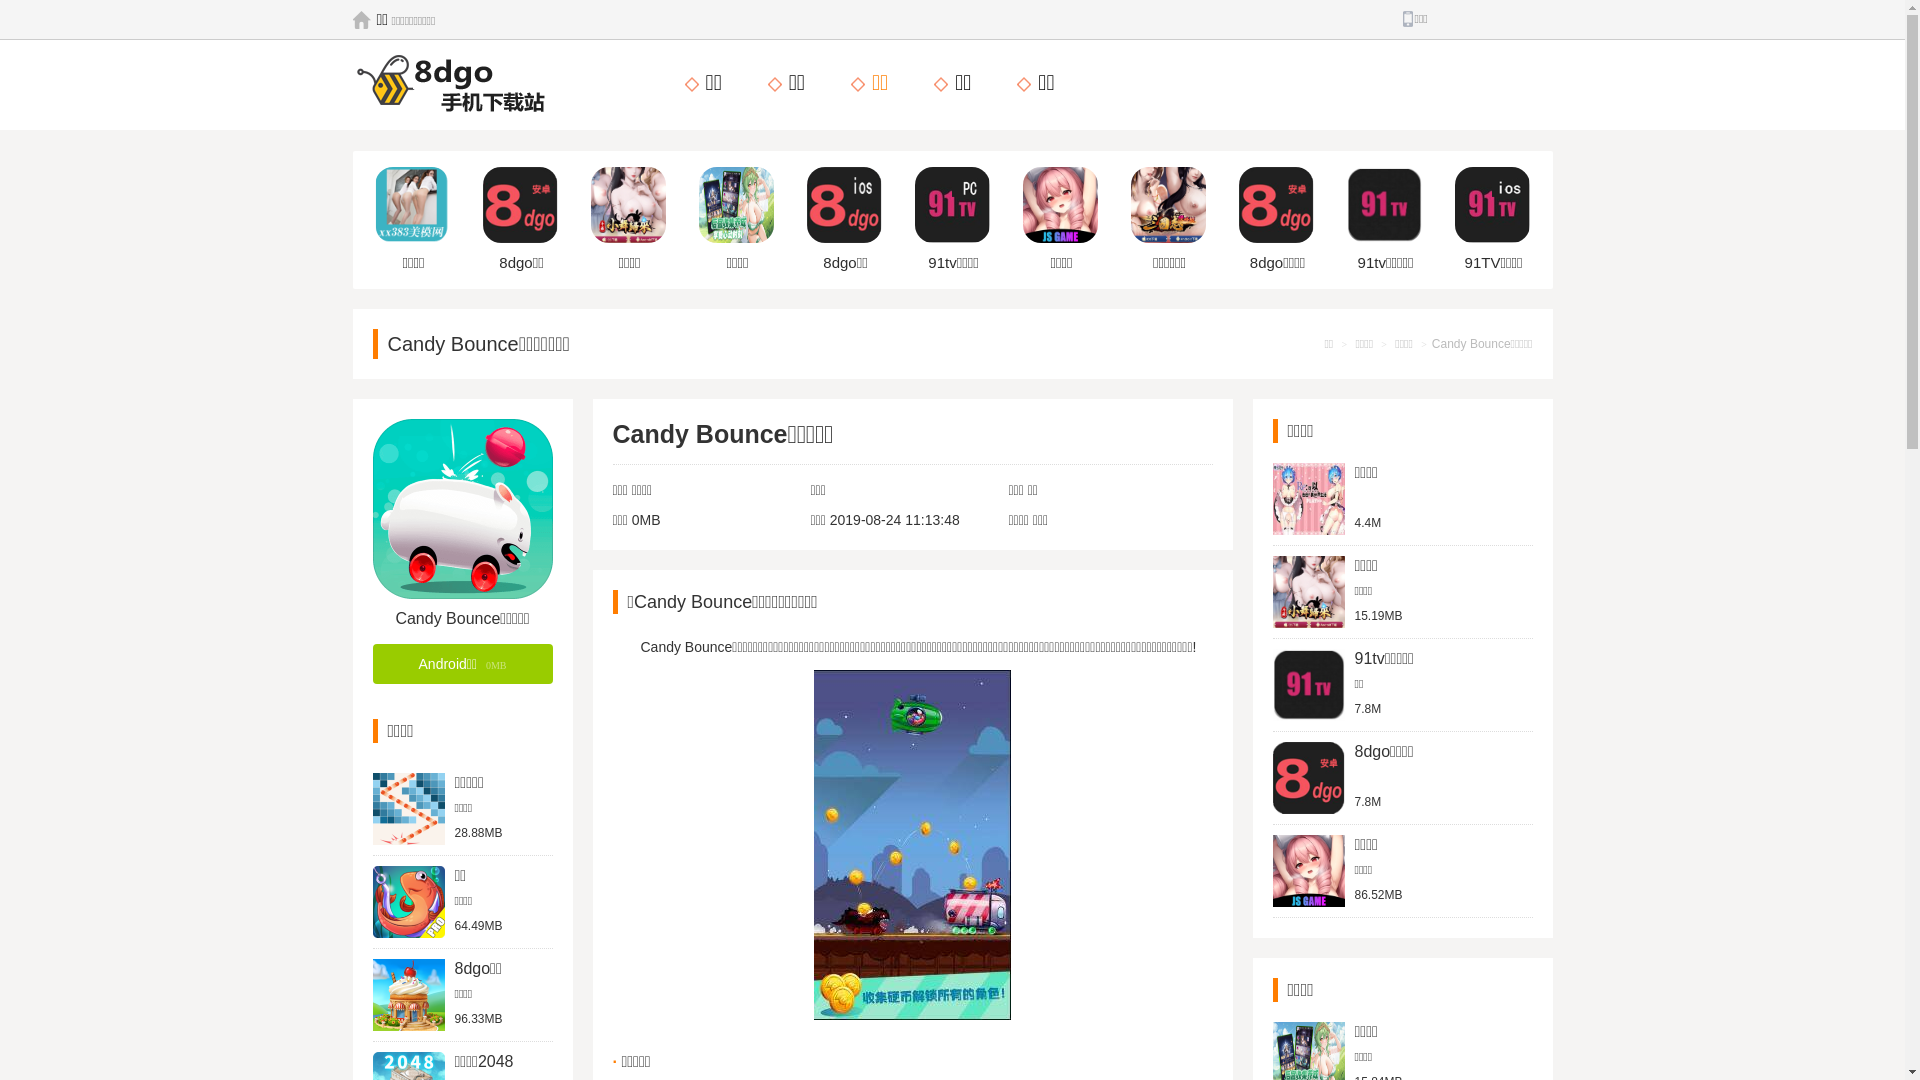  What do you see at coordinates (893, 519) in the screenshot?
I see `'2019-08-24 11:13:48'` at bounding box center [893, 519].